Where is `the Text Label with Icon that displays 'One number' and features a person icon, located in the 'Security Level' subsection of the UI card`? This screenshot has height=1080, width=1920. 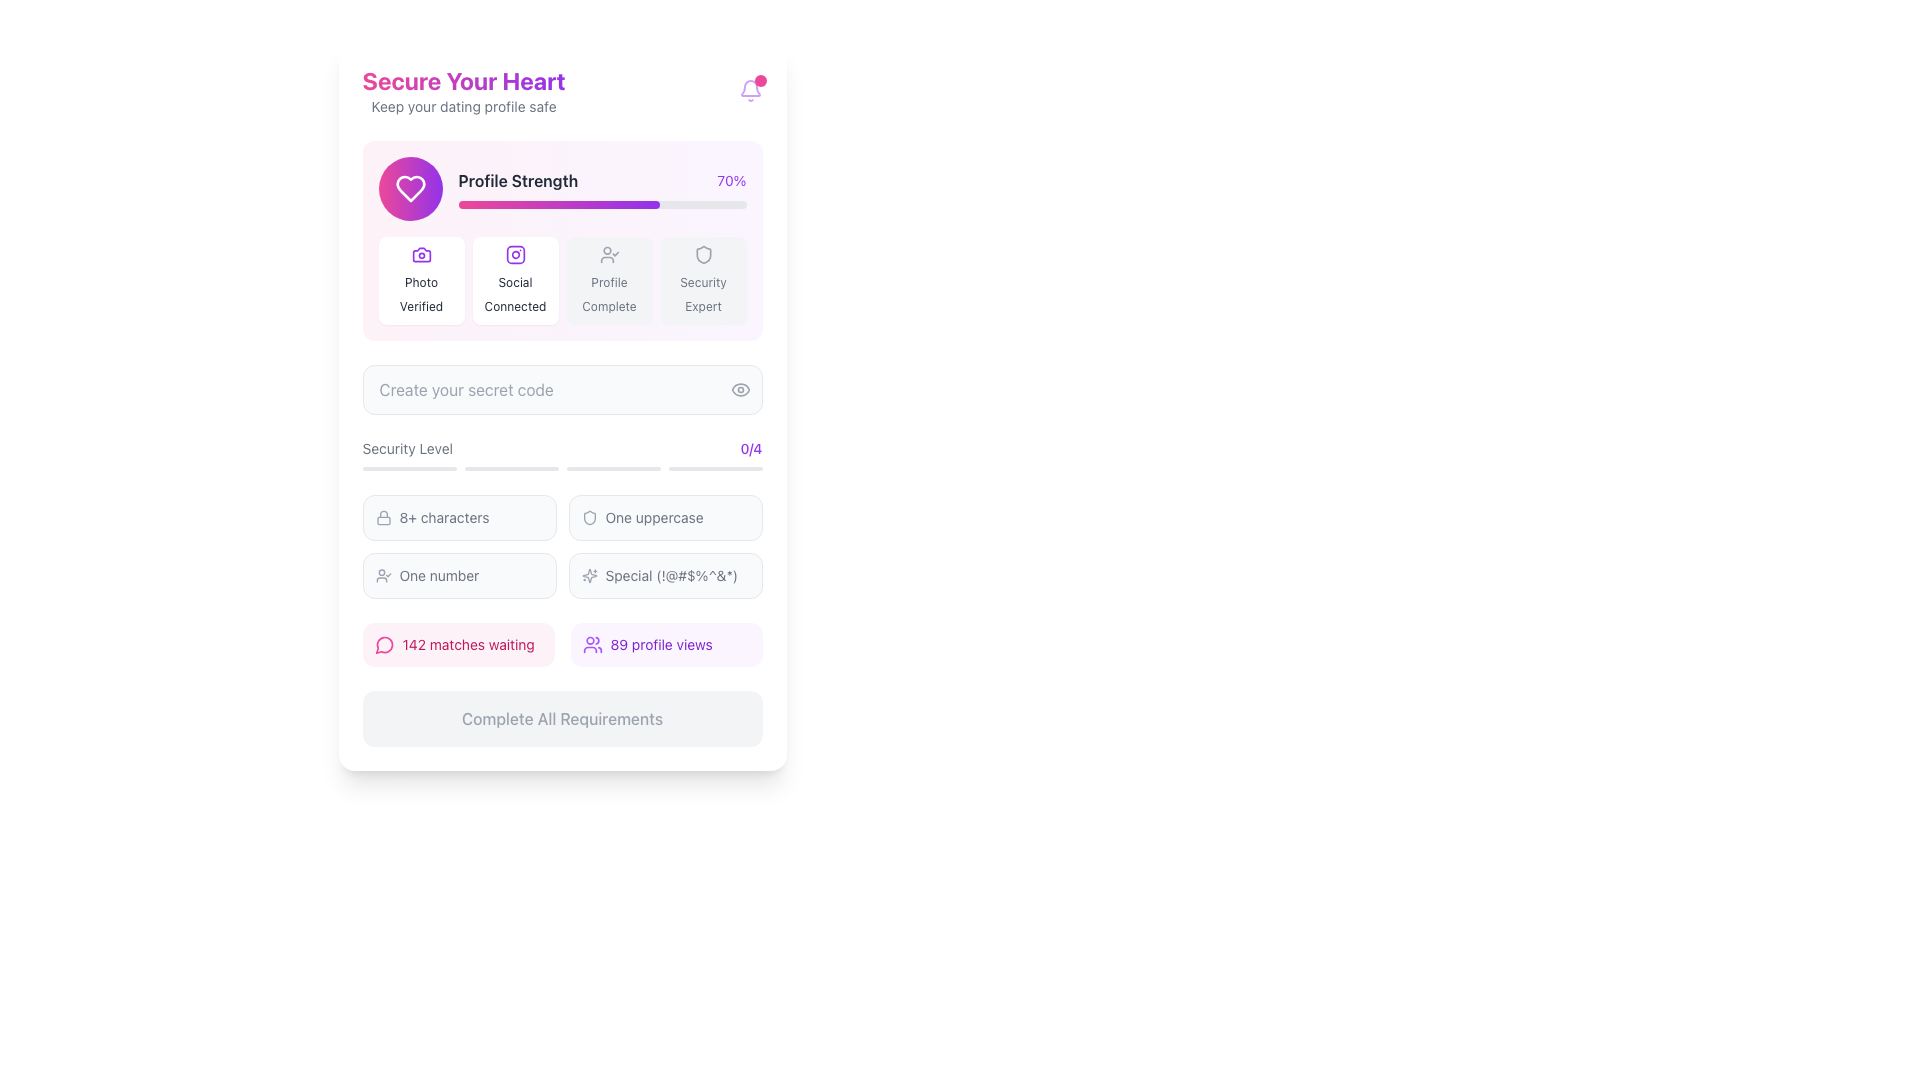 the Text Label with Icon that displays 'One number' and features a person icon, located in the 'Security Level' subsection of the UI card is located at coordinates (458, 575).